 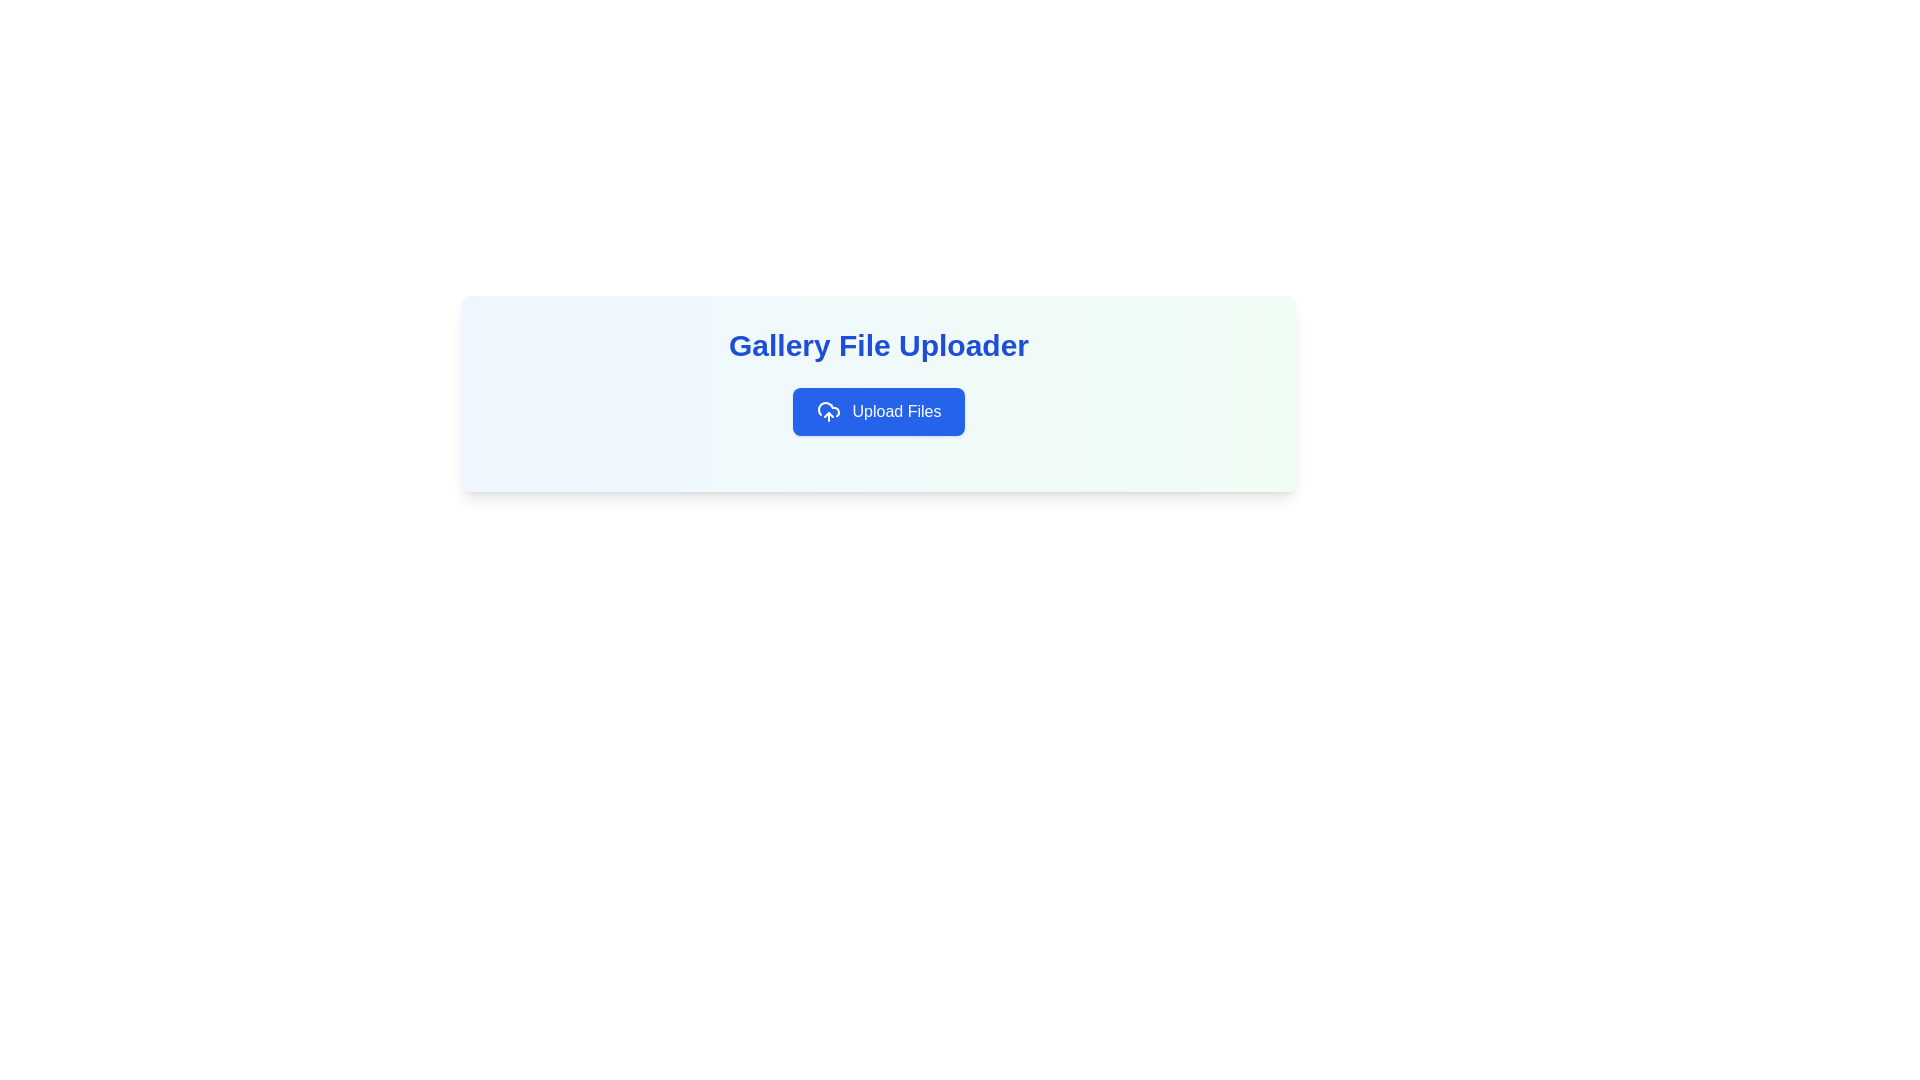 I want to click on the 'Upload Files' button, which has a blue background and white text, located under the 'Gallery File Uploader' title, so click(x=878, y=411).